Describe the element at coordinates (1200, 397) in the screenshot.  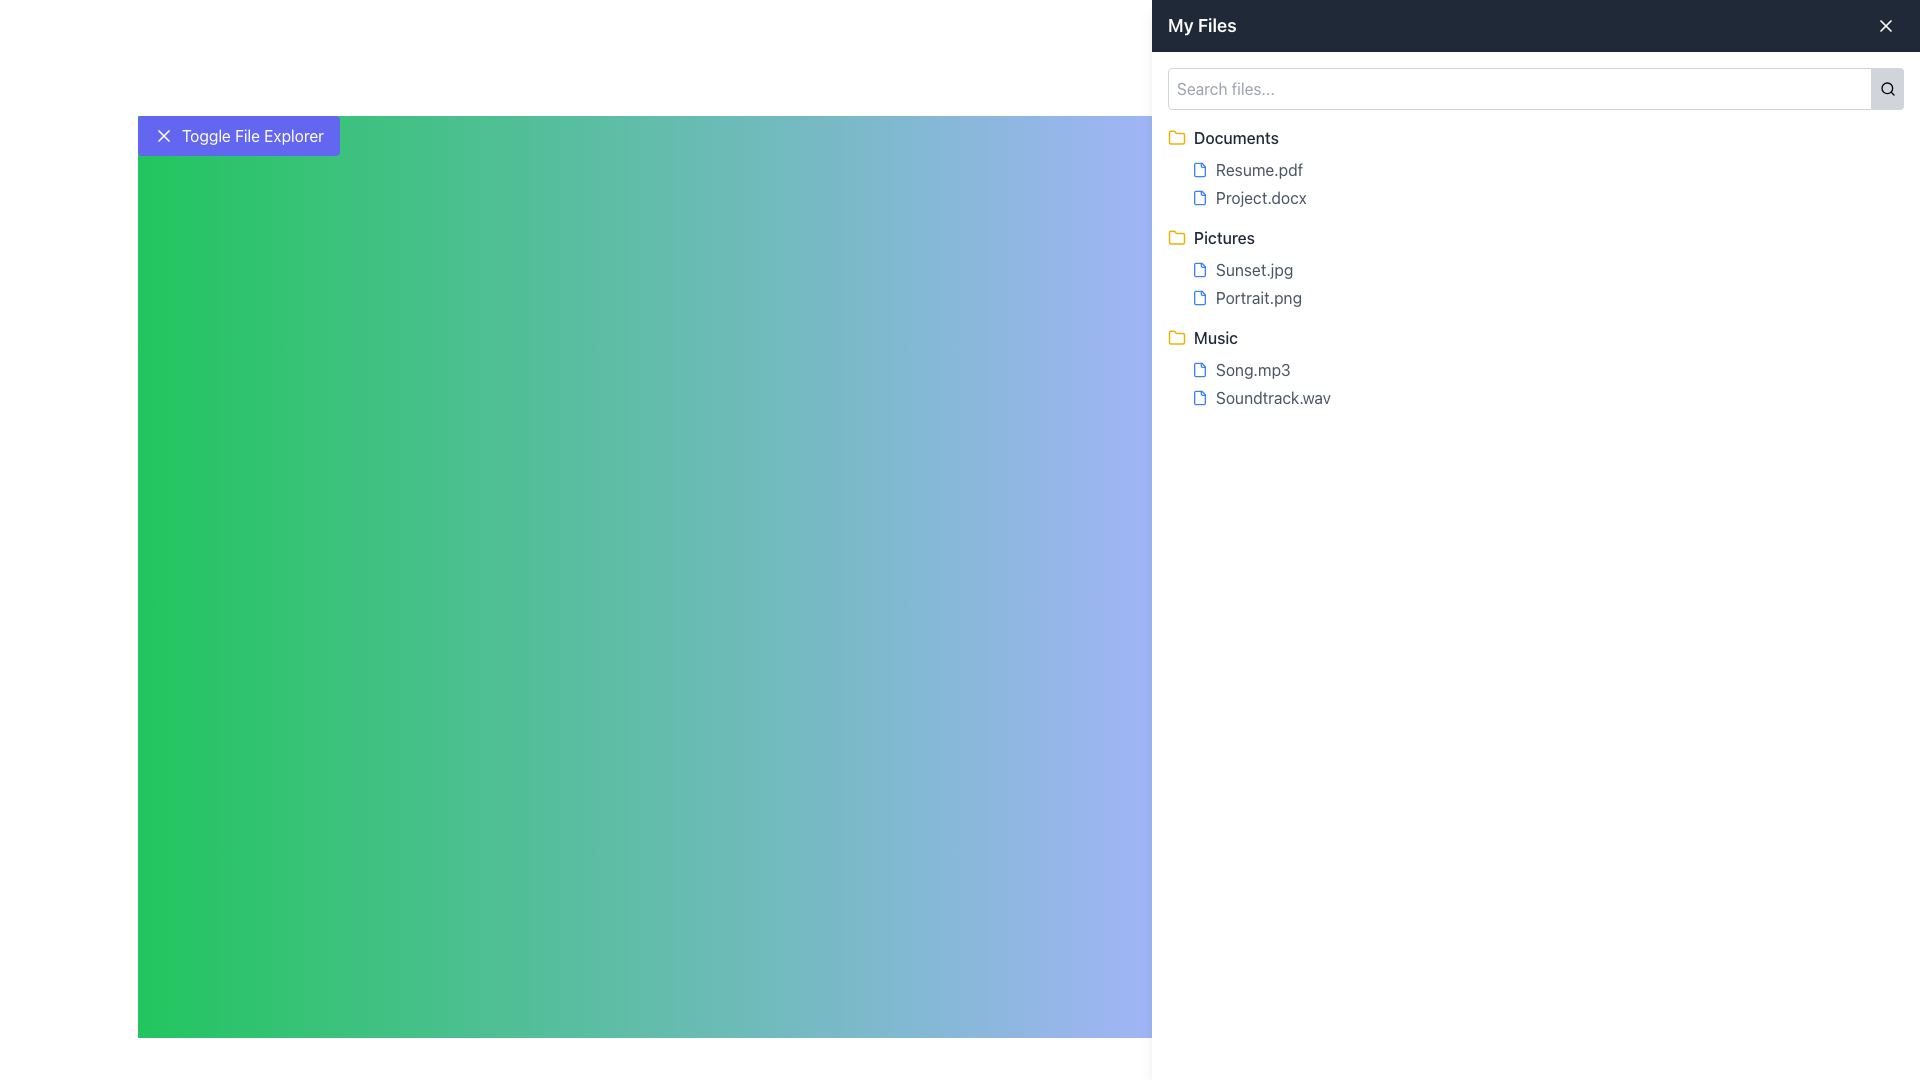
I see `the sound file icon associated with 'Soundtrack.wav', which is positioned to the left of the text label` at that location.